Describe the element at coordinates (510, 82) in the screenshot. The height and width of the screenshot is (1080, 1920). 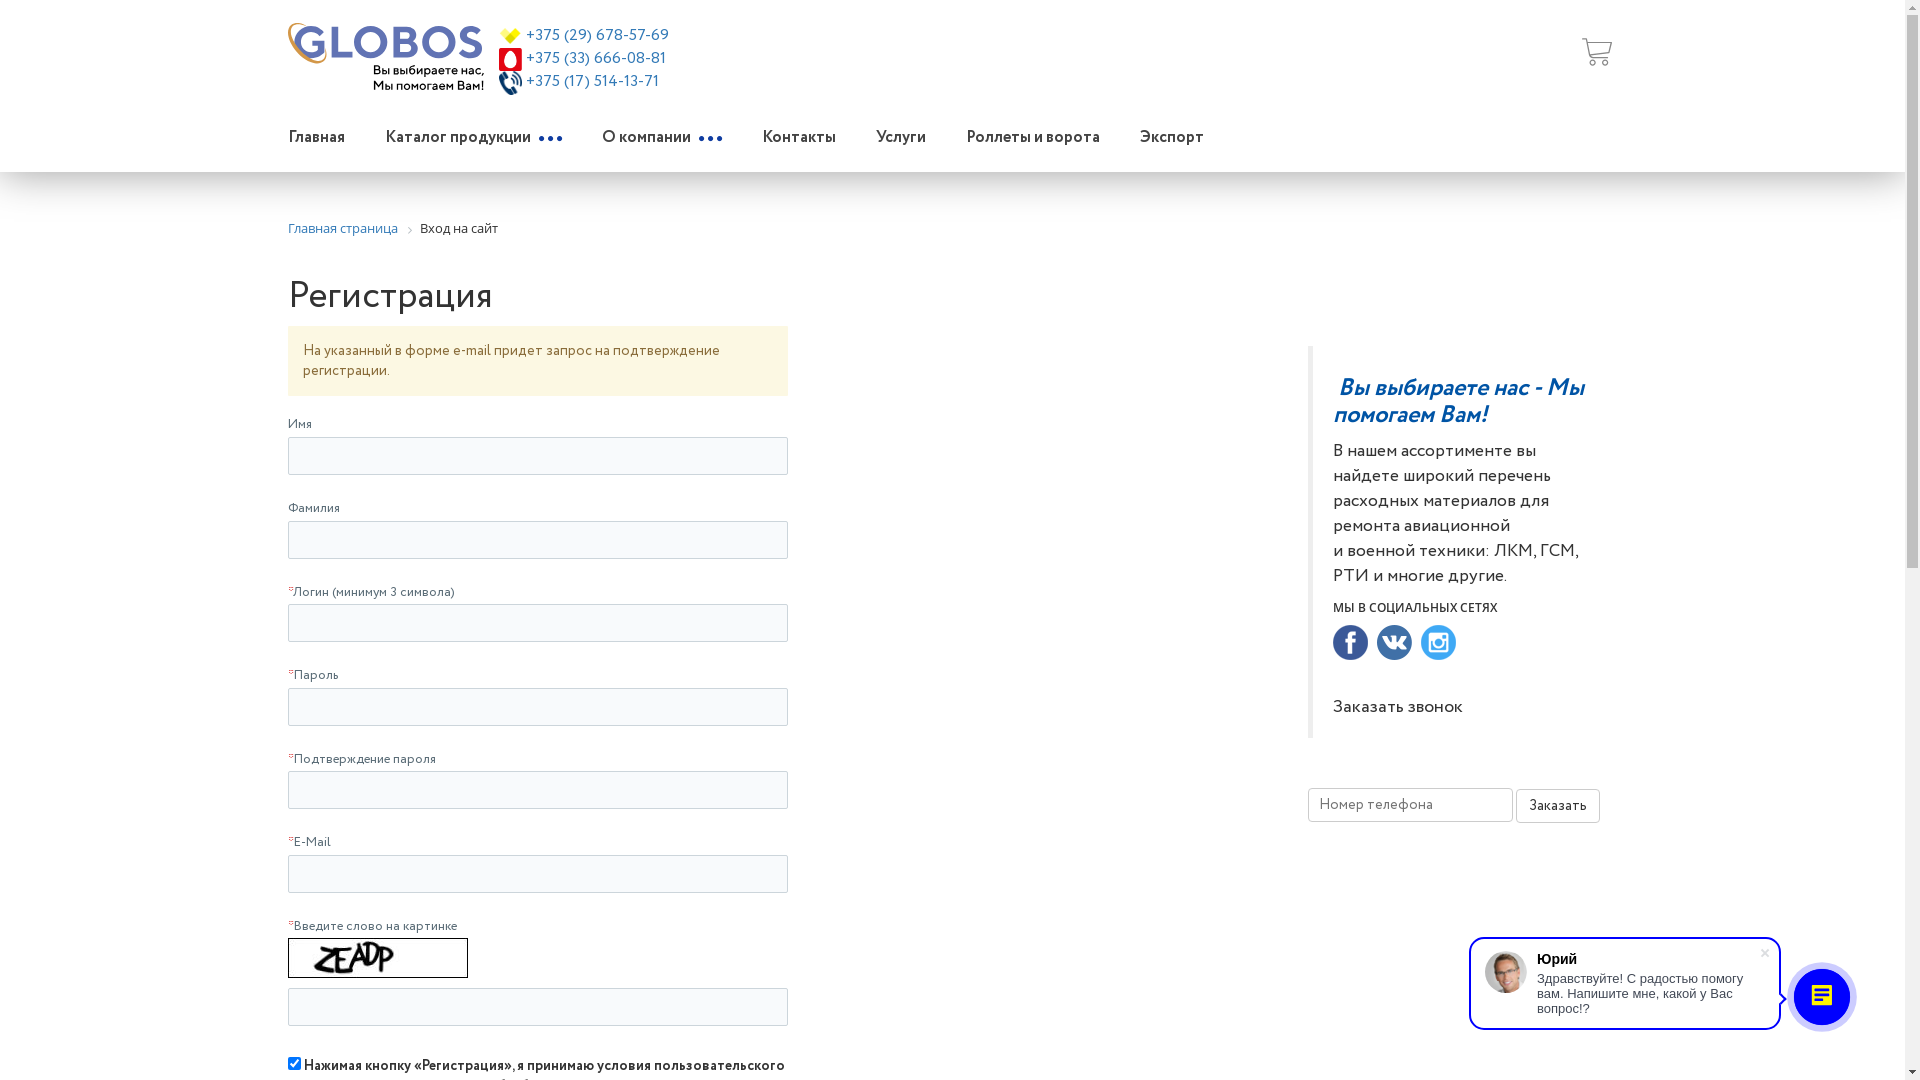
I see `'tel_icon.png'` at that location.